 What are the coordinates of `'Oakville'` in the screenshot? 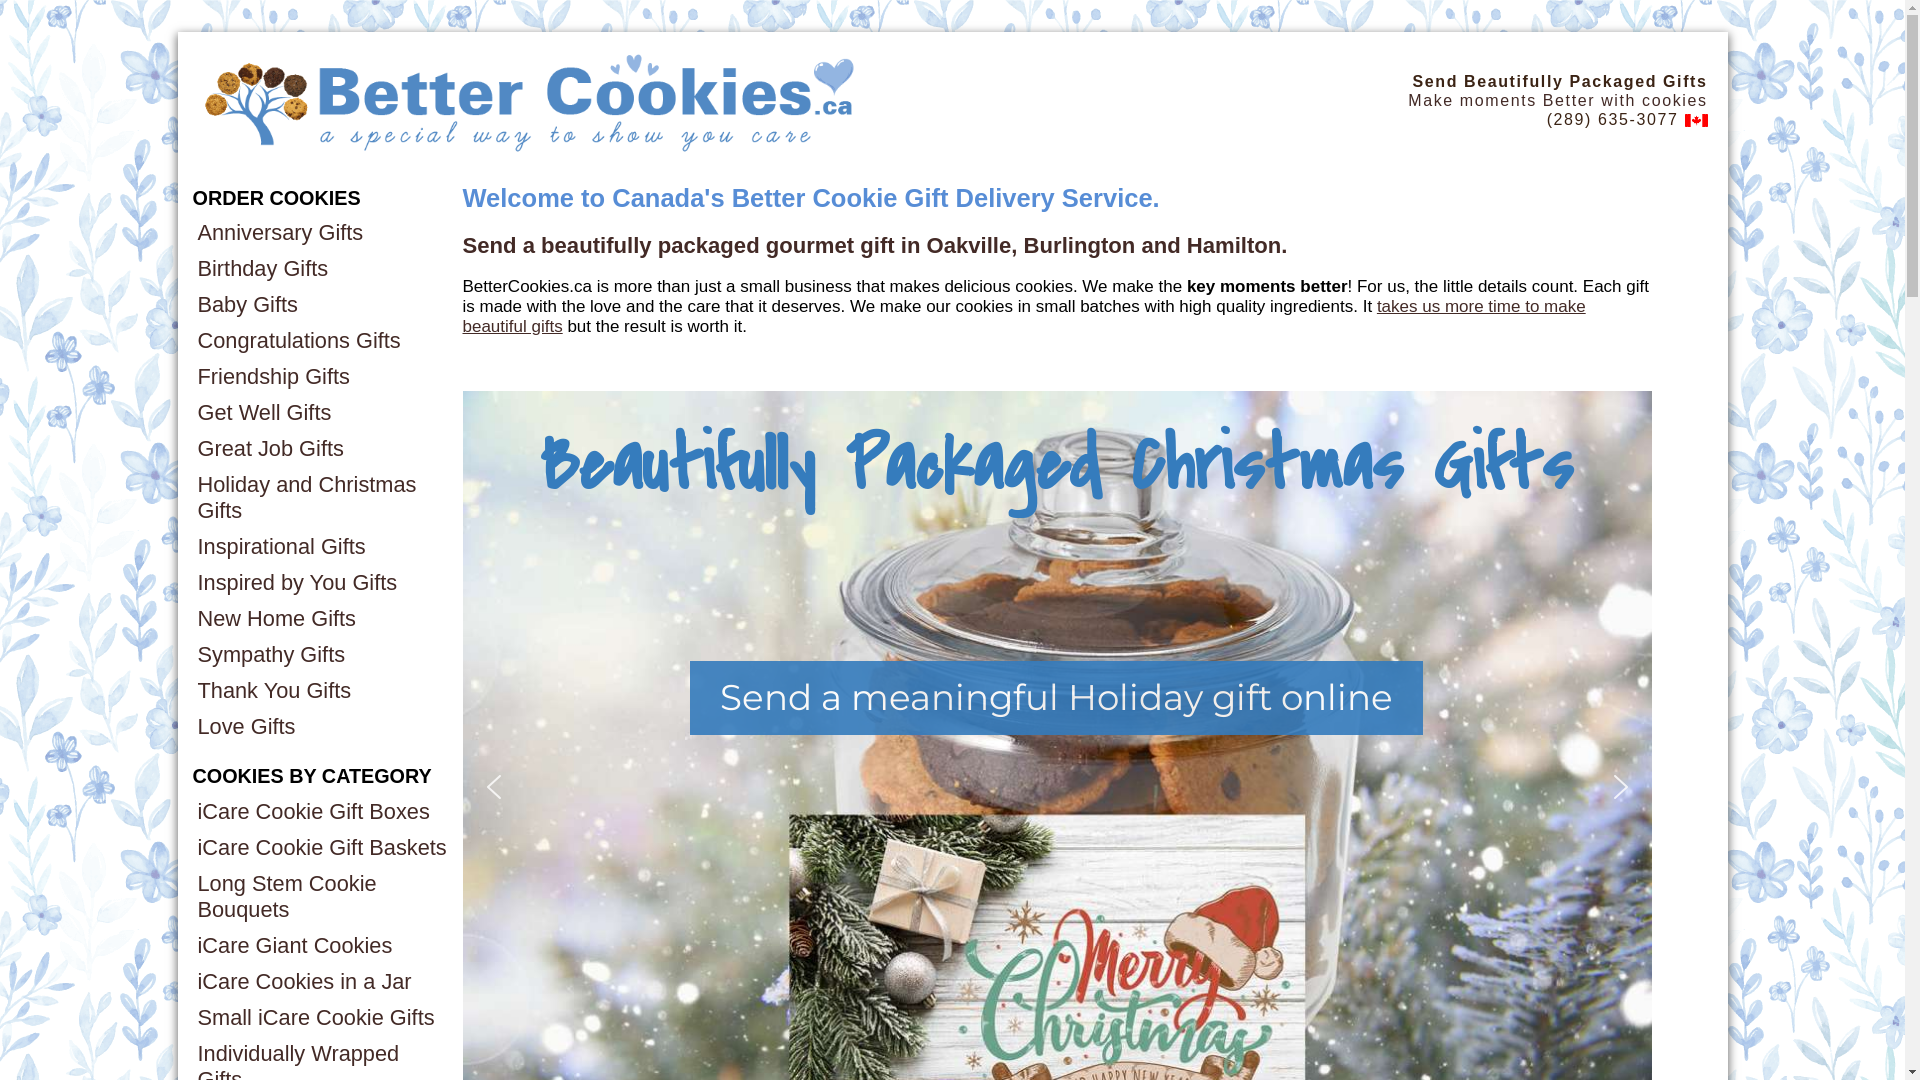 It's located at (969, 244).